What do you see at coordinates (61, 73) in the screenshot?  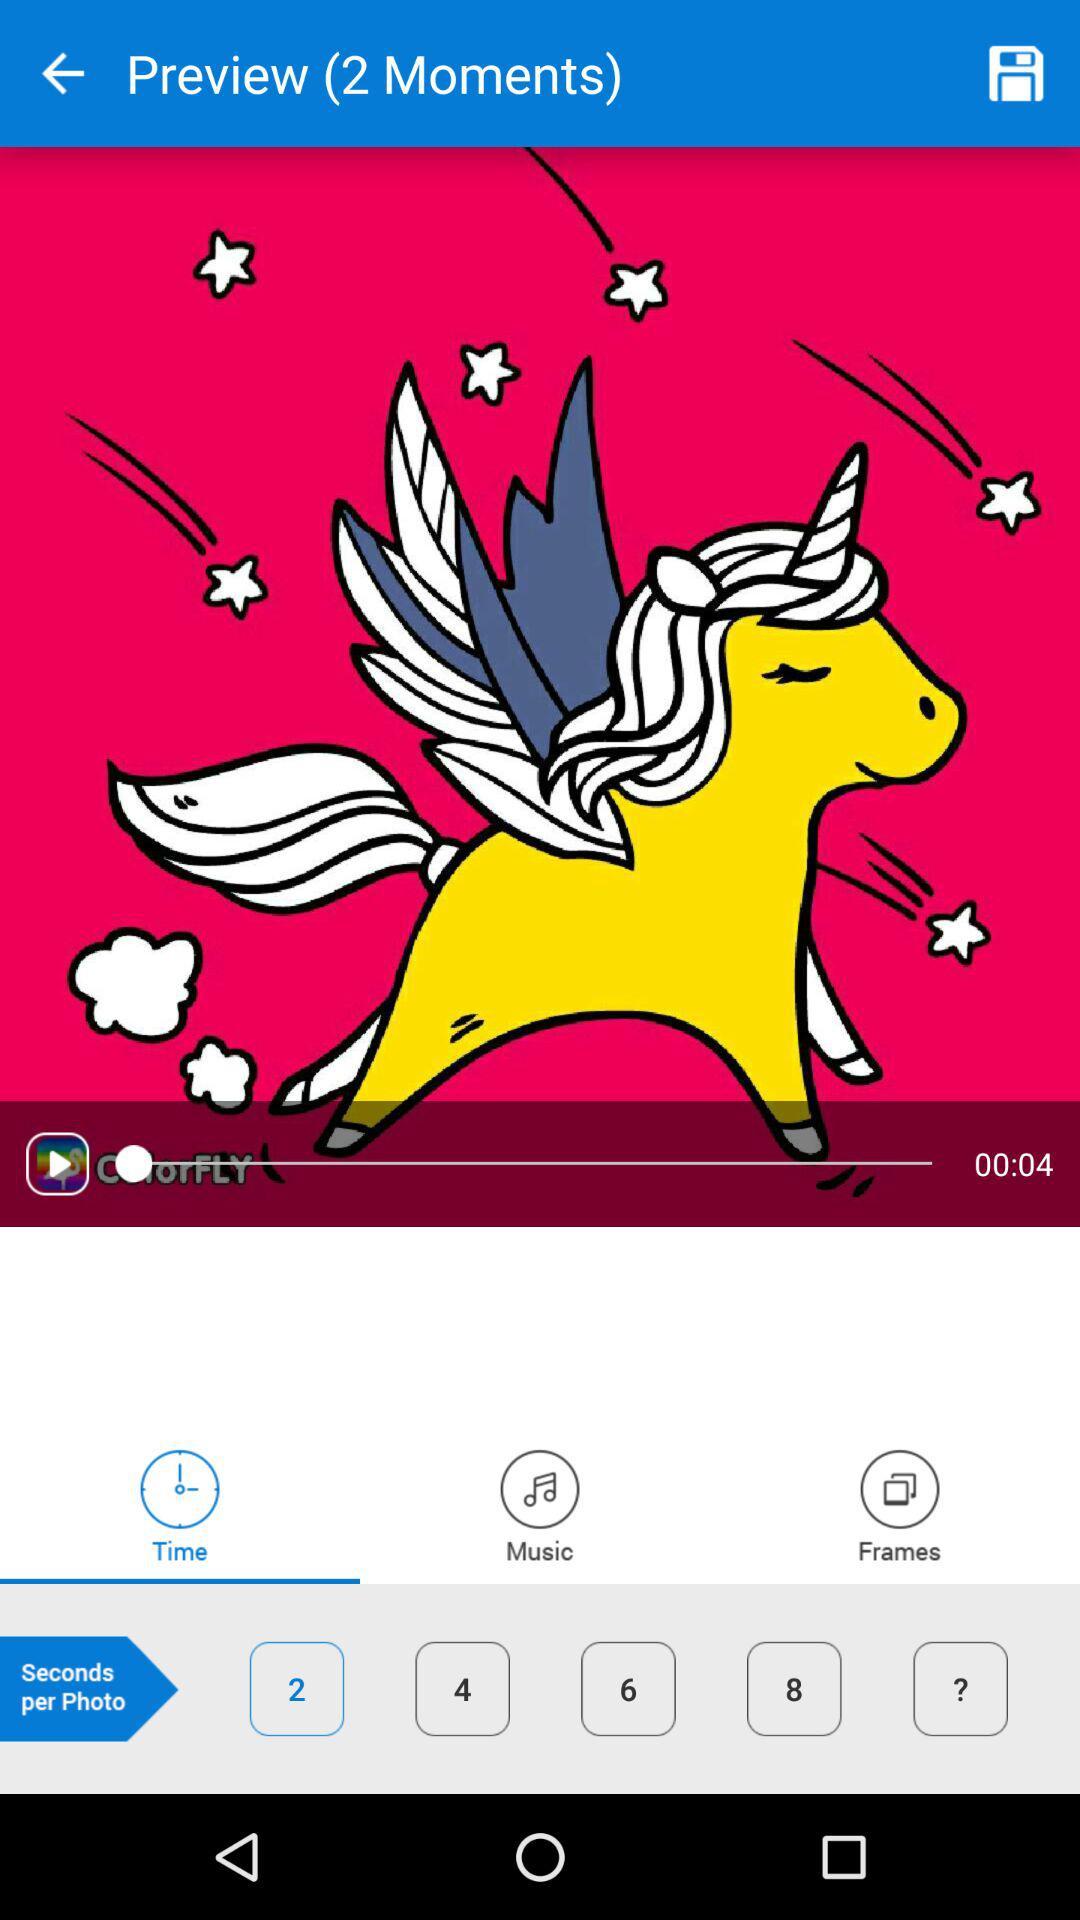 I see `go back` at bounding box center [61, 73].